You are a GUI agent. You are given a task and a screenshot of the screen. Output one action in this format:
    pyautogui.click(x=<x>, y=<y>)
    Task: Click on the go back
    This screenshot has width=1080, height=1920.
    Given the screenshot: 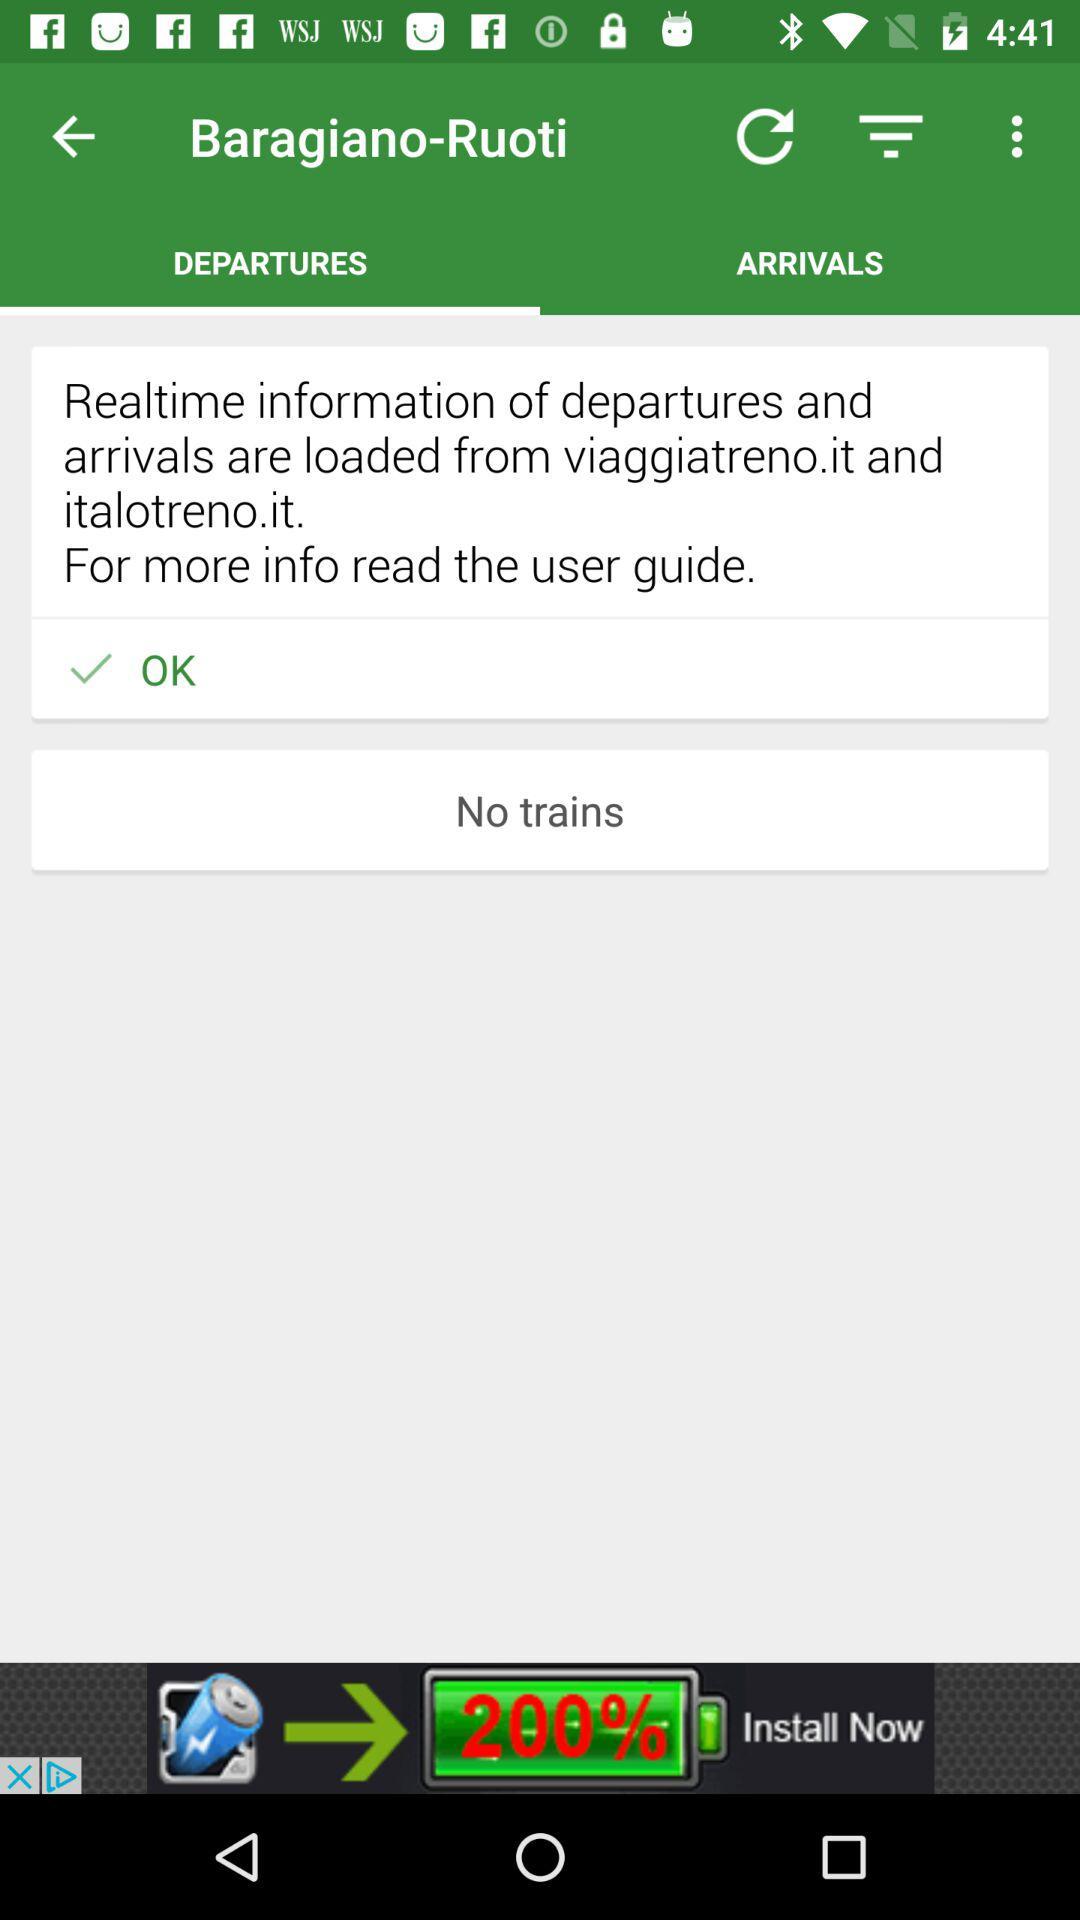 What is the action you would take?
    pyautogui.click(x=88, y=135)
    